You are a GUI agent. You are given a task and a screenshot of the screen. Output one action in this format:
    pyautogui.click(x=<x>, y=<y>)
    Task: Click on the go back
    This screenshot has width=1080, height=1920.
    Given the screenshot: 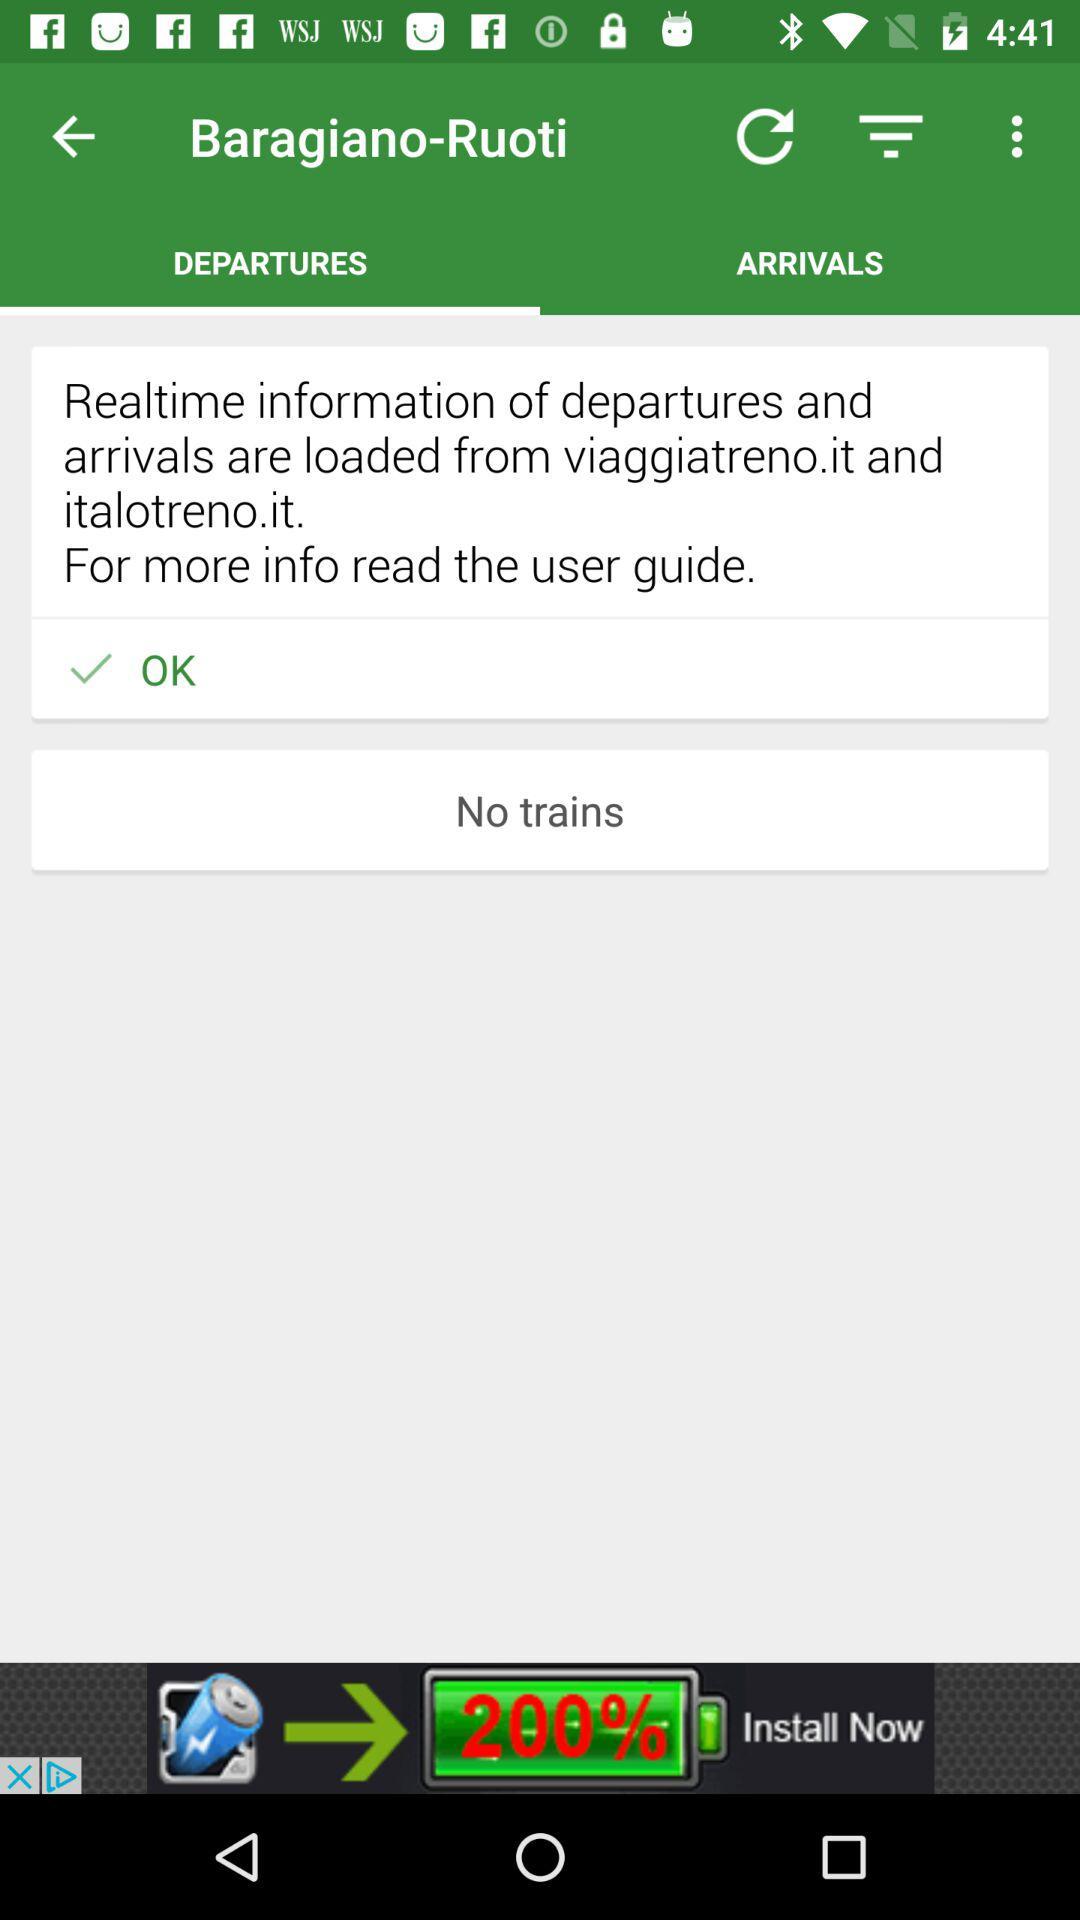 What is the action you would take?
    pyautogui.click(x=88, y=135)
    